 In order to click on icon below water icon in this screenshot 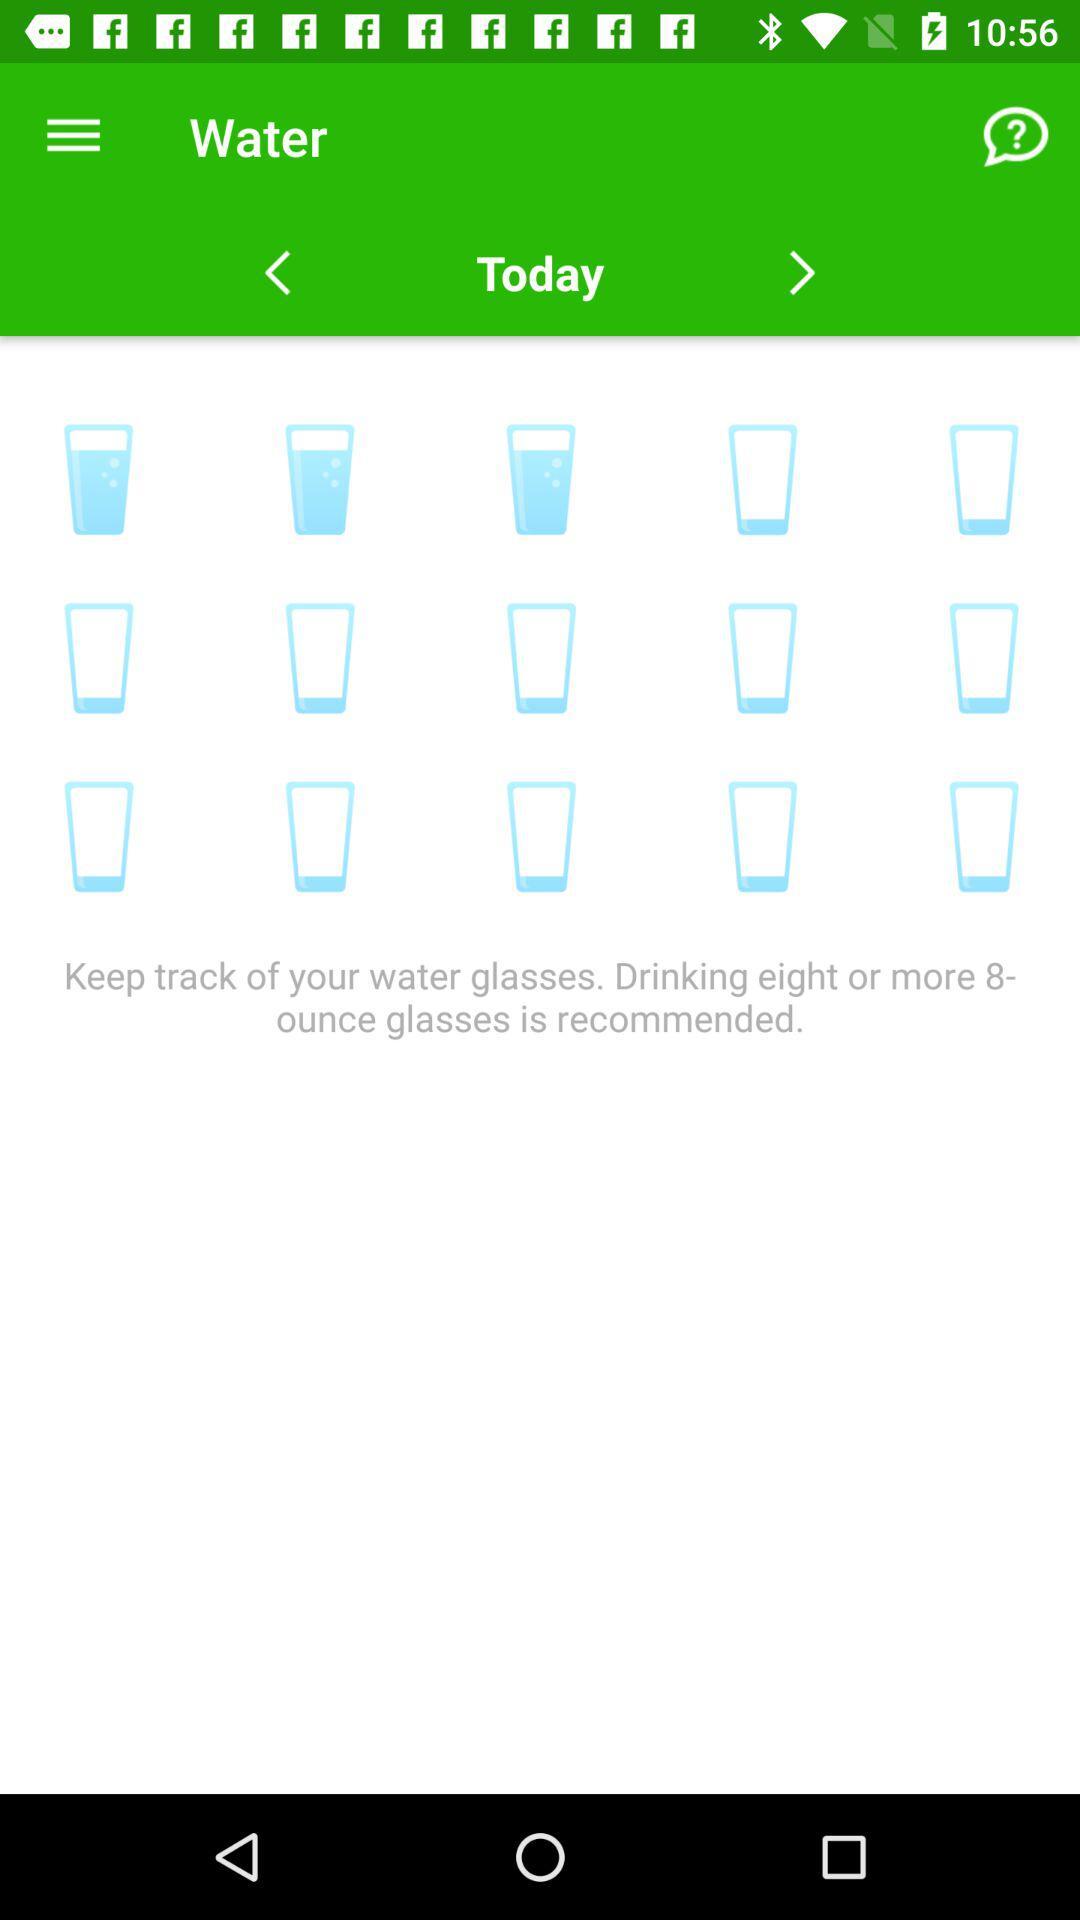, I will do `click(540, 272)`.